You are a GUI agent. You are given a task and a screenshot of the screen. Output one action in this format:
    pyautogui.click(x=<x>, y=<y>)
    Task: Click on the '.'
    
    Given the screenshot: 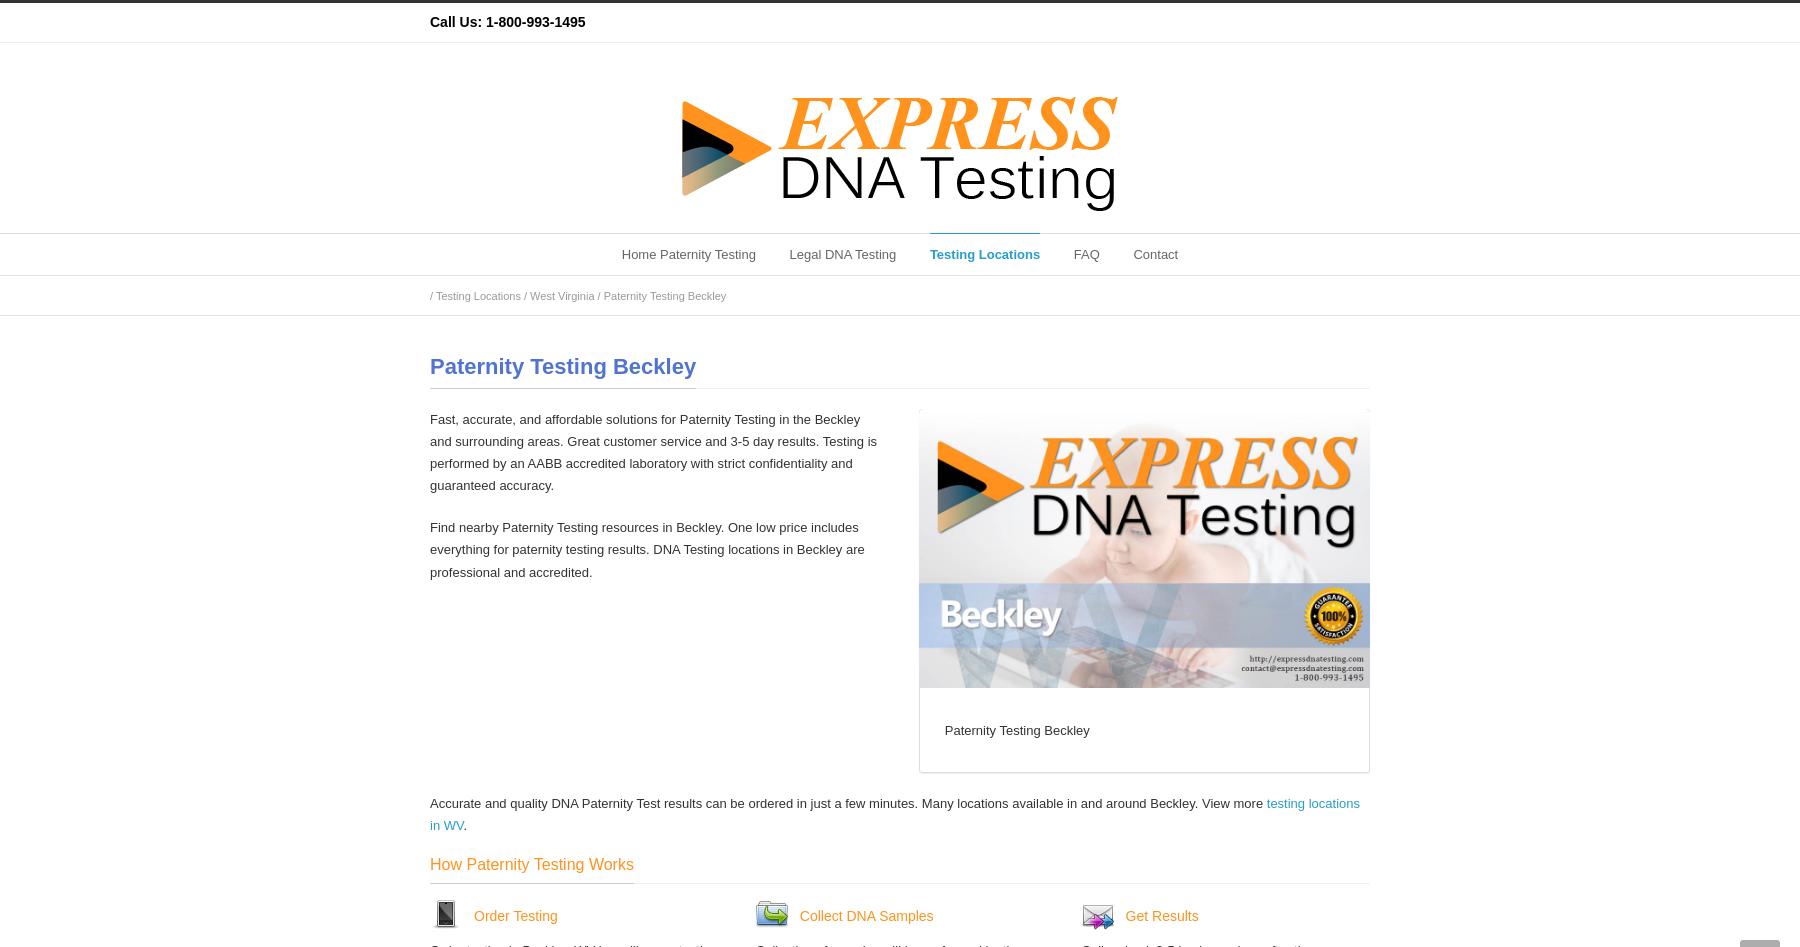 What is the action you would take?
    pyautogui.click(x=463, y=825)
    